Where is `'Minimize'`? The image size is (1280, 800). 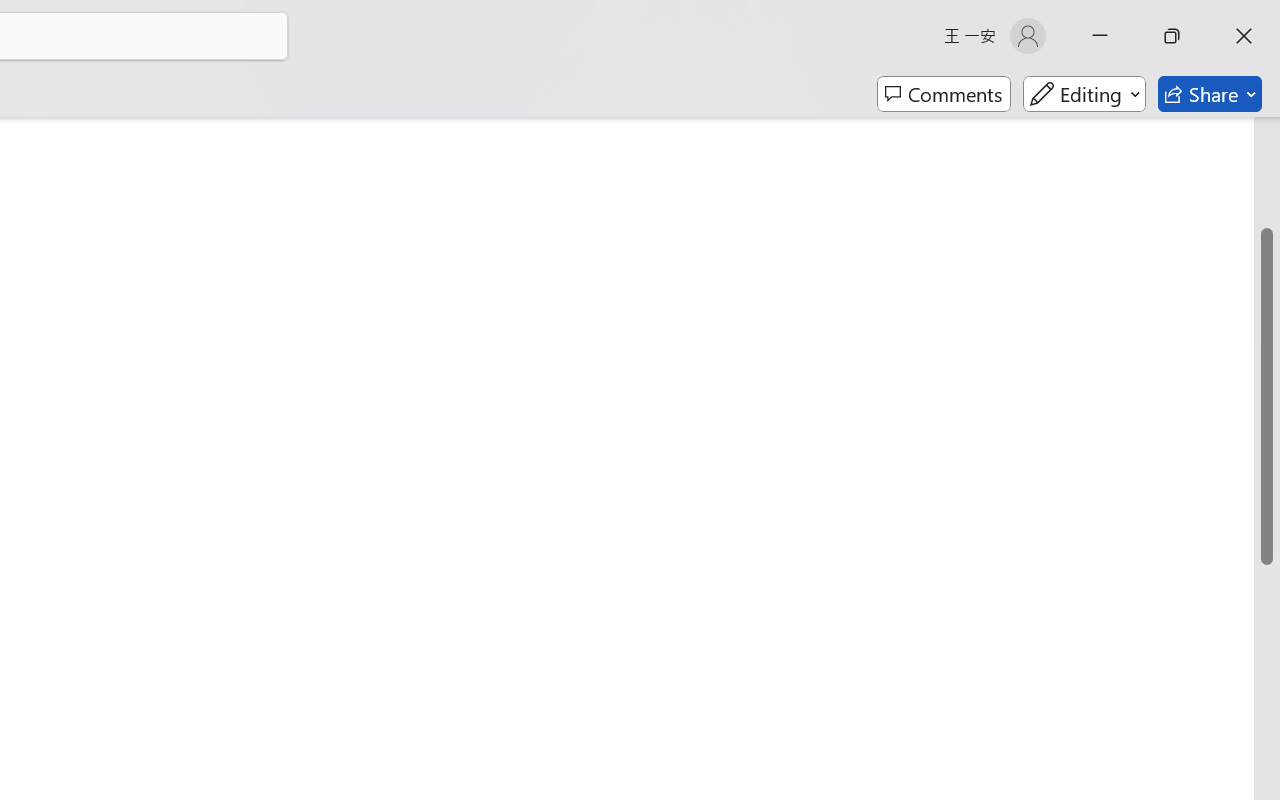 'Minimize' is located at coordinates (1099, 35).